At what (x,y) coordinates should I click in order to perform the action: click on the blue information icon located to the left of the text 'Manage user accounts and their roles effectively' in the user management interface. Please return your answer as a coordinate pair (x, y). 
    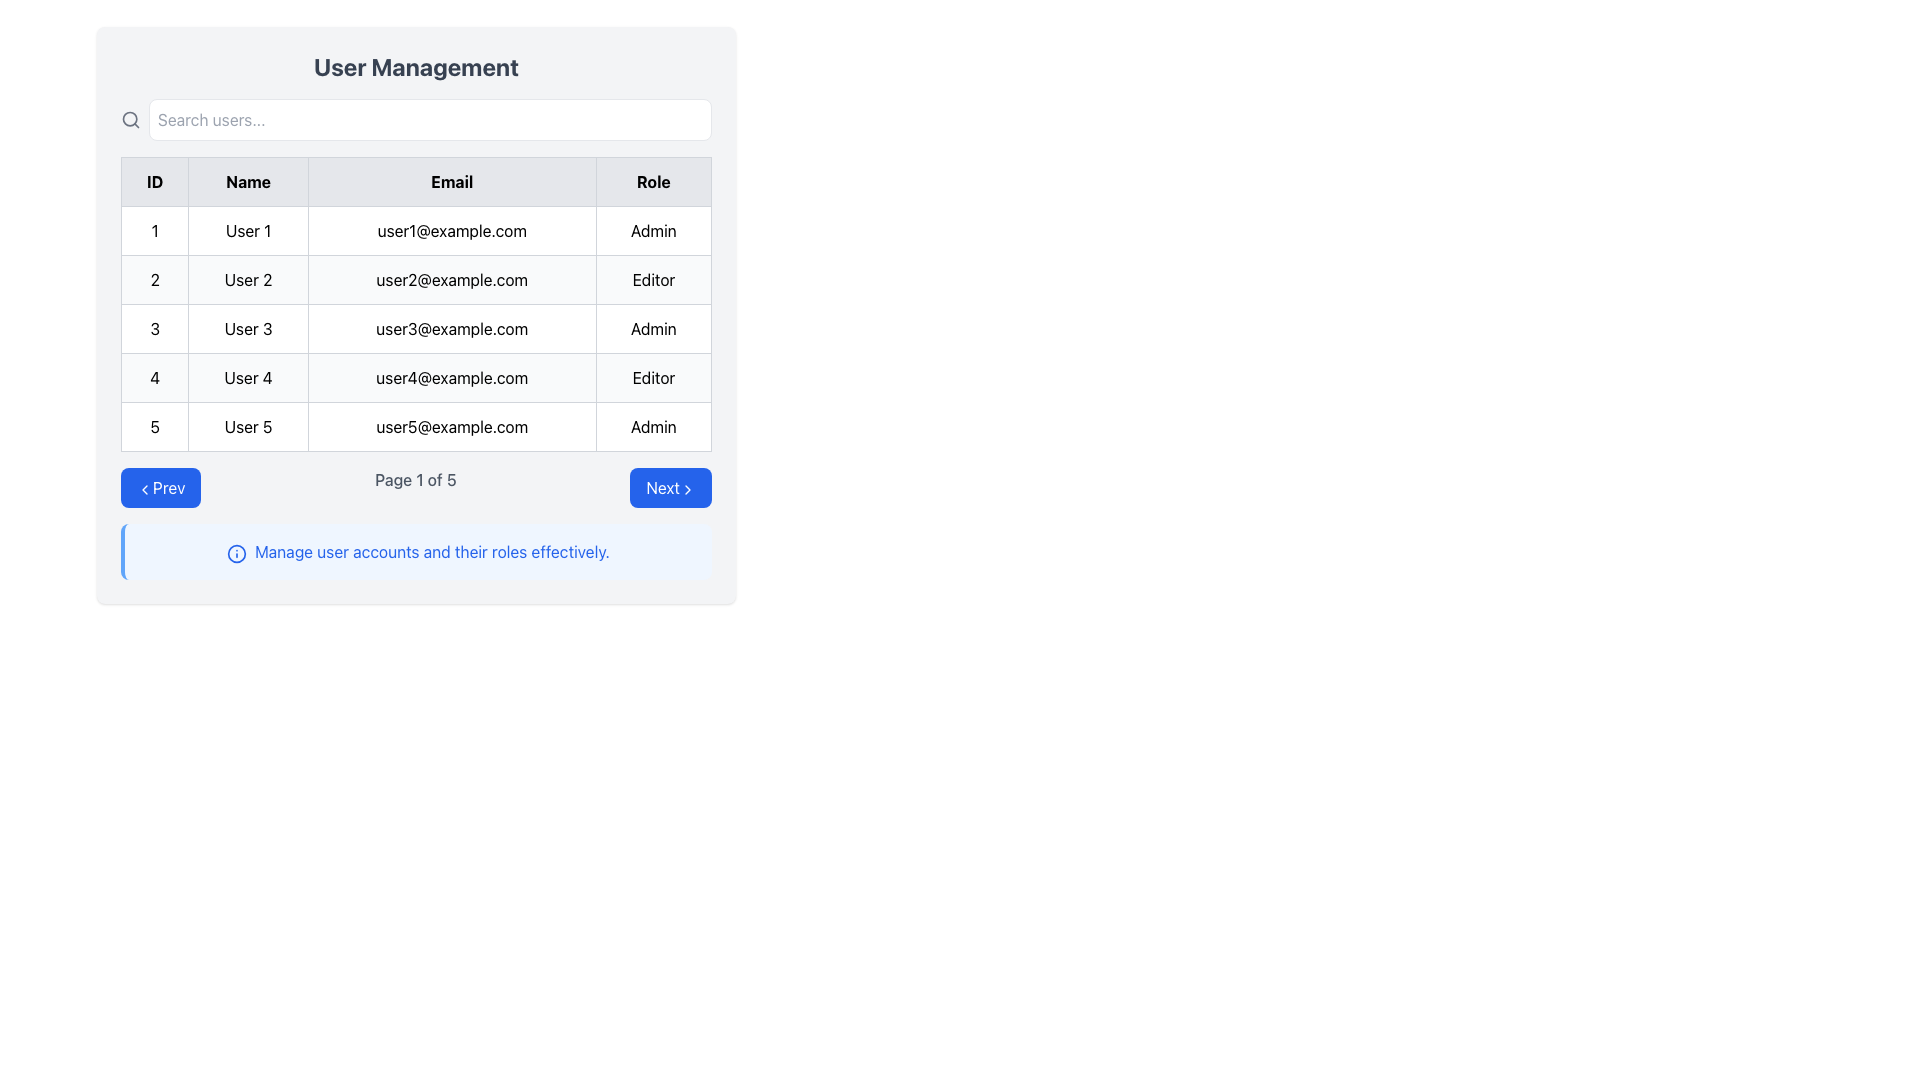
    Looking at the image, I should click on (237, 553).